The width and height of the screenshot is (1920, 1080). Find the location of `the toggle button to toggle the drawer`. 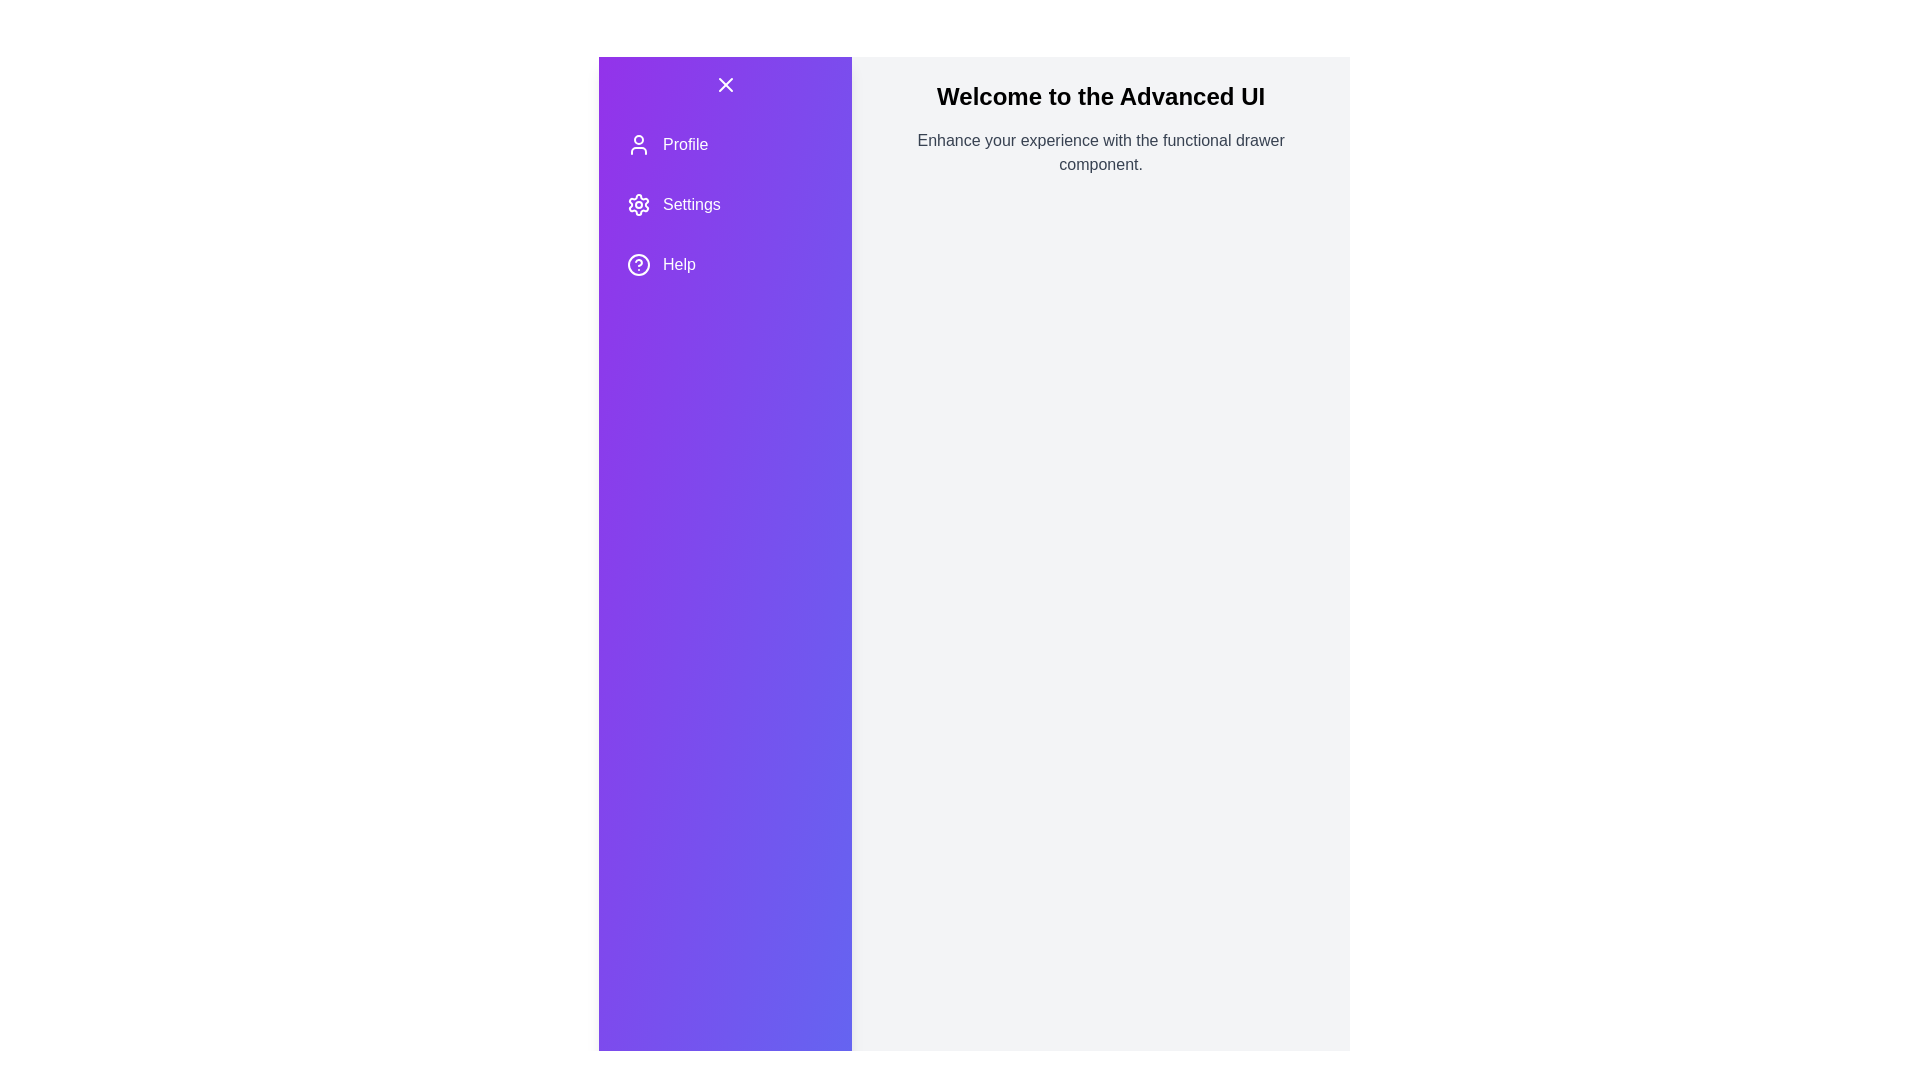

the toggle button to toggle the drawer is located at coordinates (724, 83).